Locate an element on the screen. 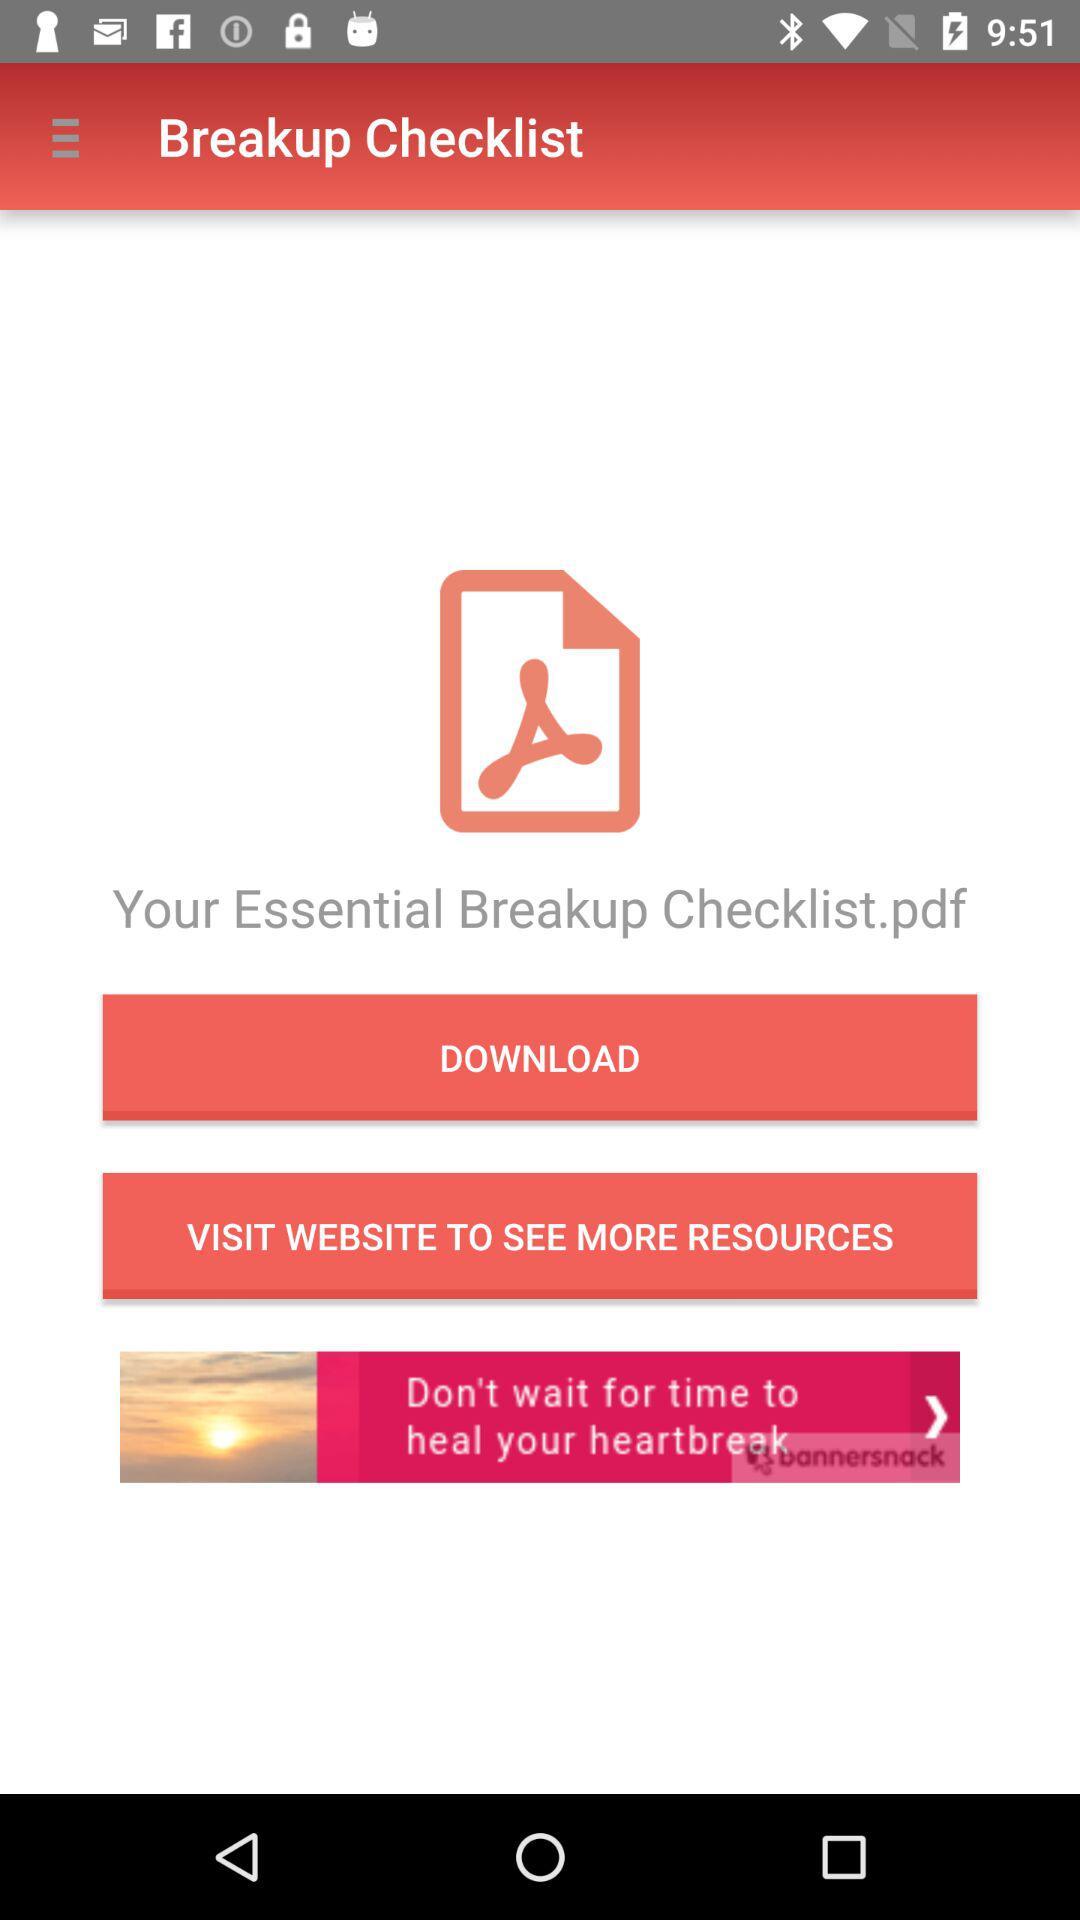 Image resolution: width=1080 pixels, height=1920 pixels. in app advertisement is located at coordinates (540, 1416).